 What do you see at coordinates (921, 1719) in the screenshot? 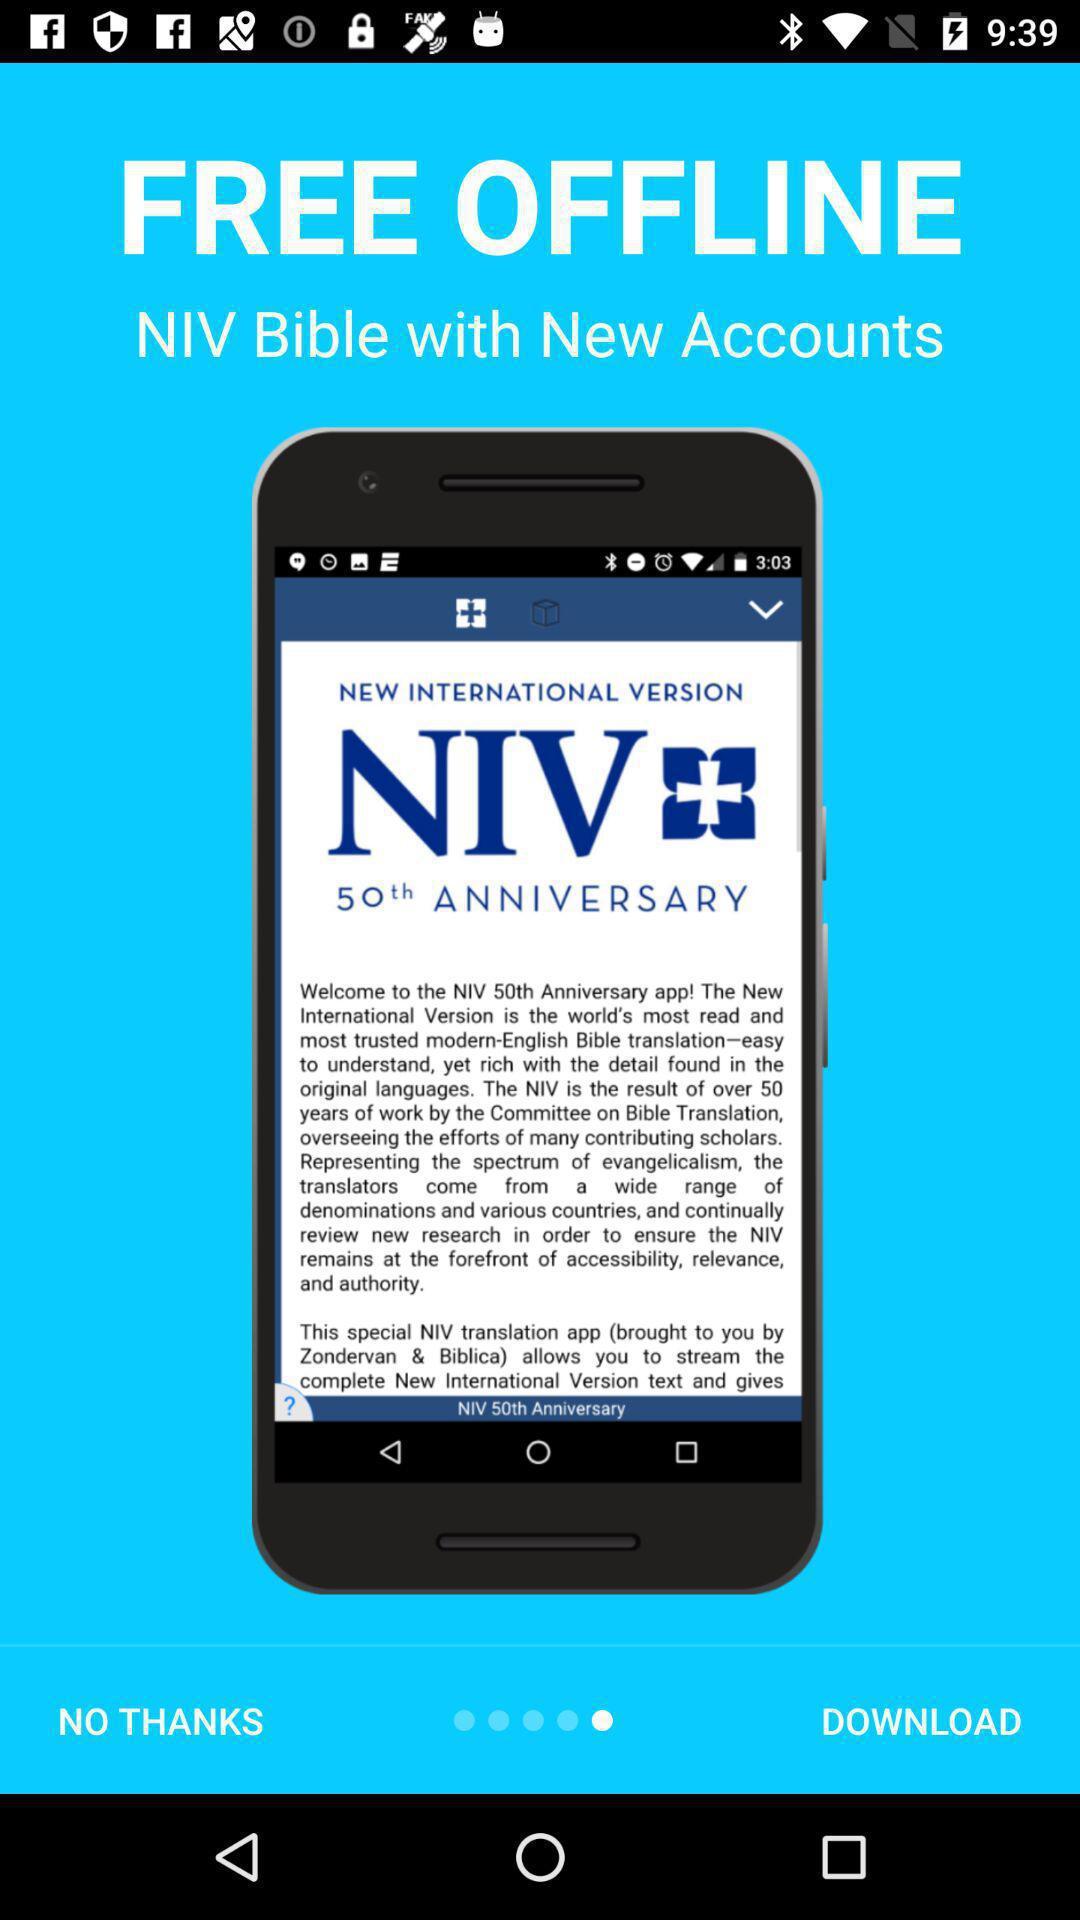
I see `the download at the bottom right corner` at bounding box center [921, 1719].